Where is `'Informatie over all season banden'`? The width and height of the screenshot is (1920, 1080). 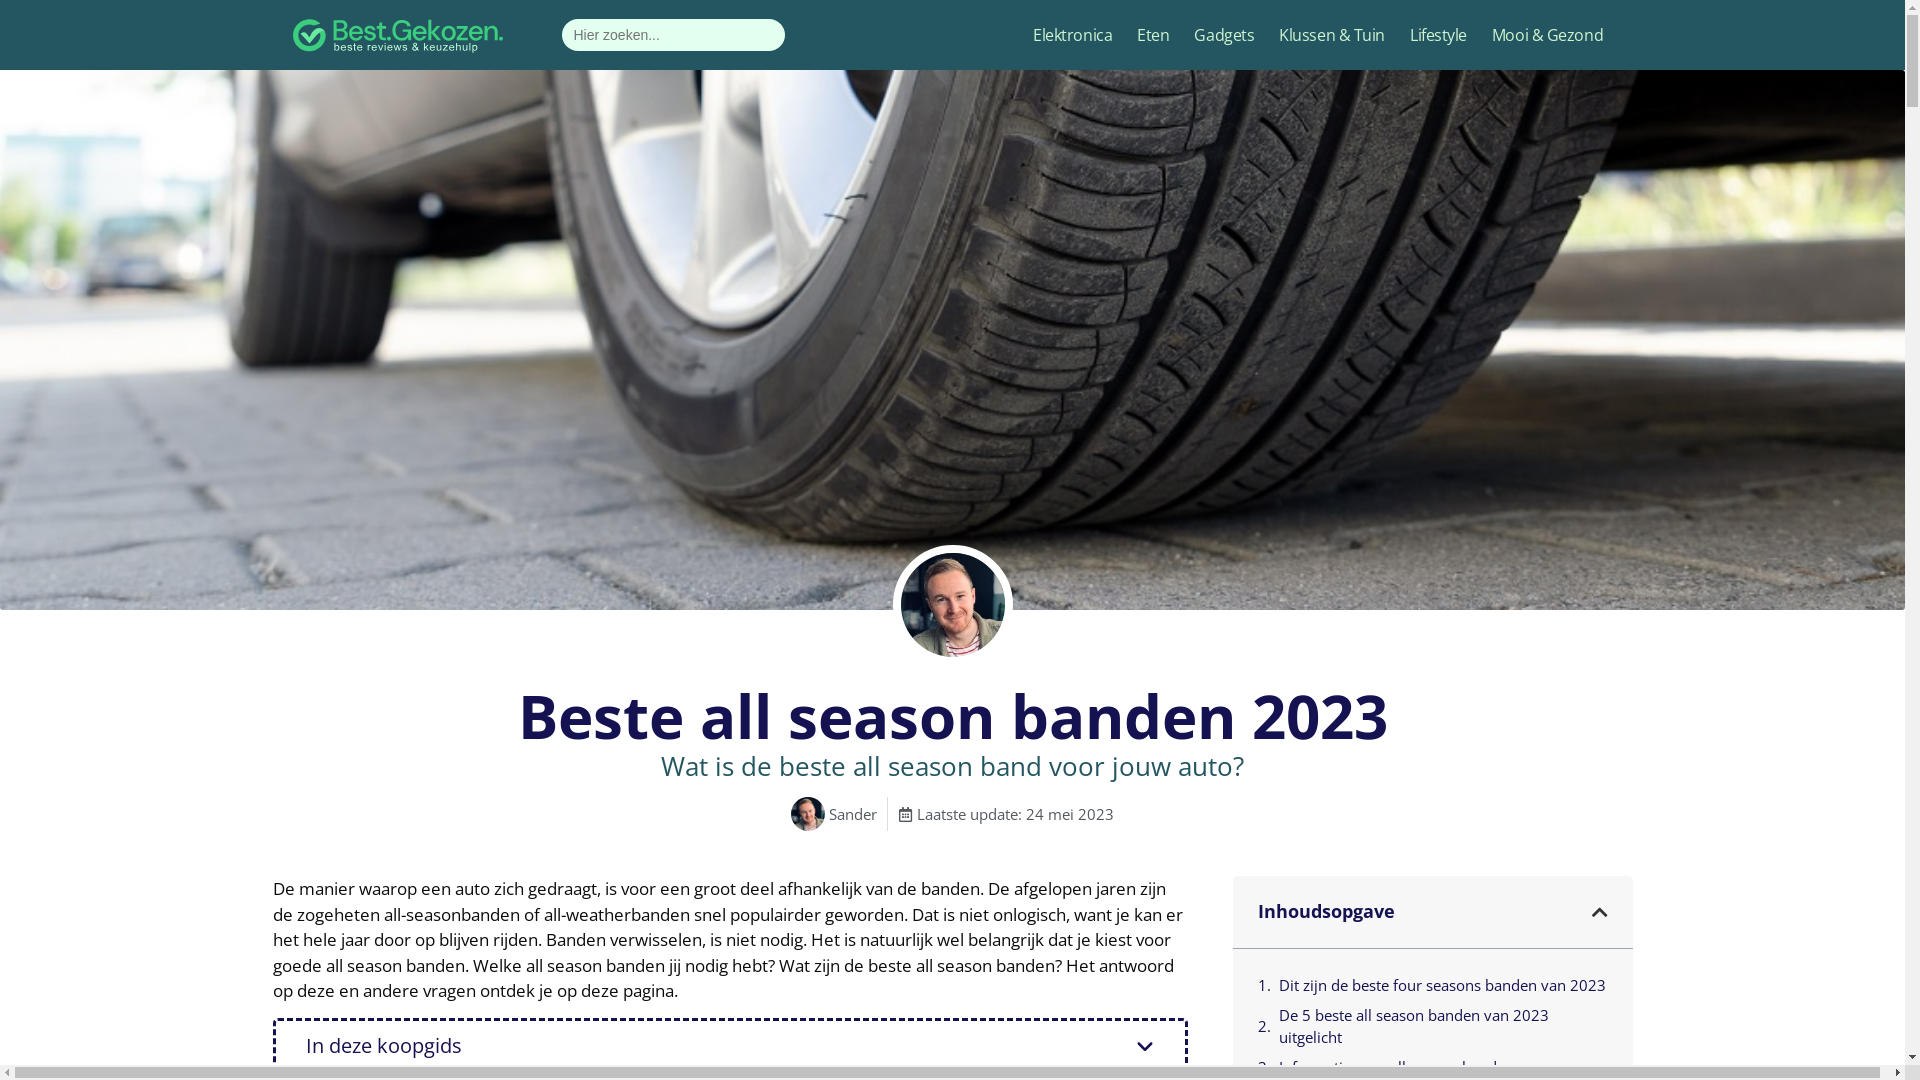 'Informatie over all season banden' is located at coordinates (1394, 1066).